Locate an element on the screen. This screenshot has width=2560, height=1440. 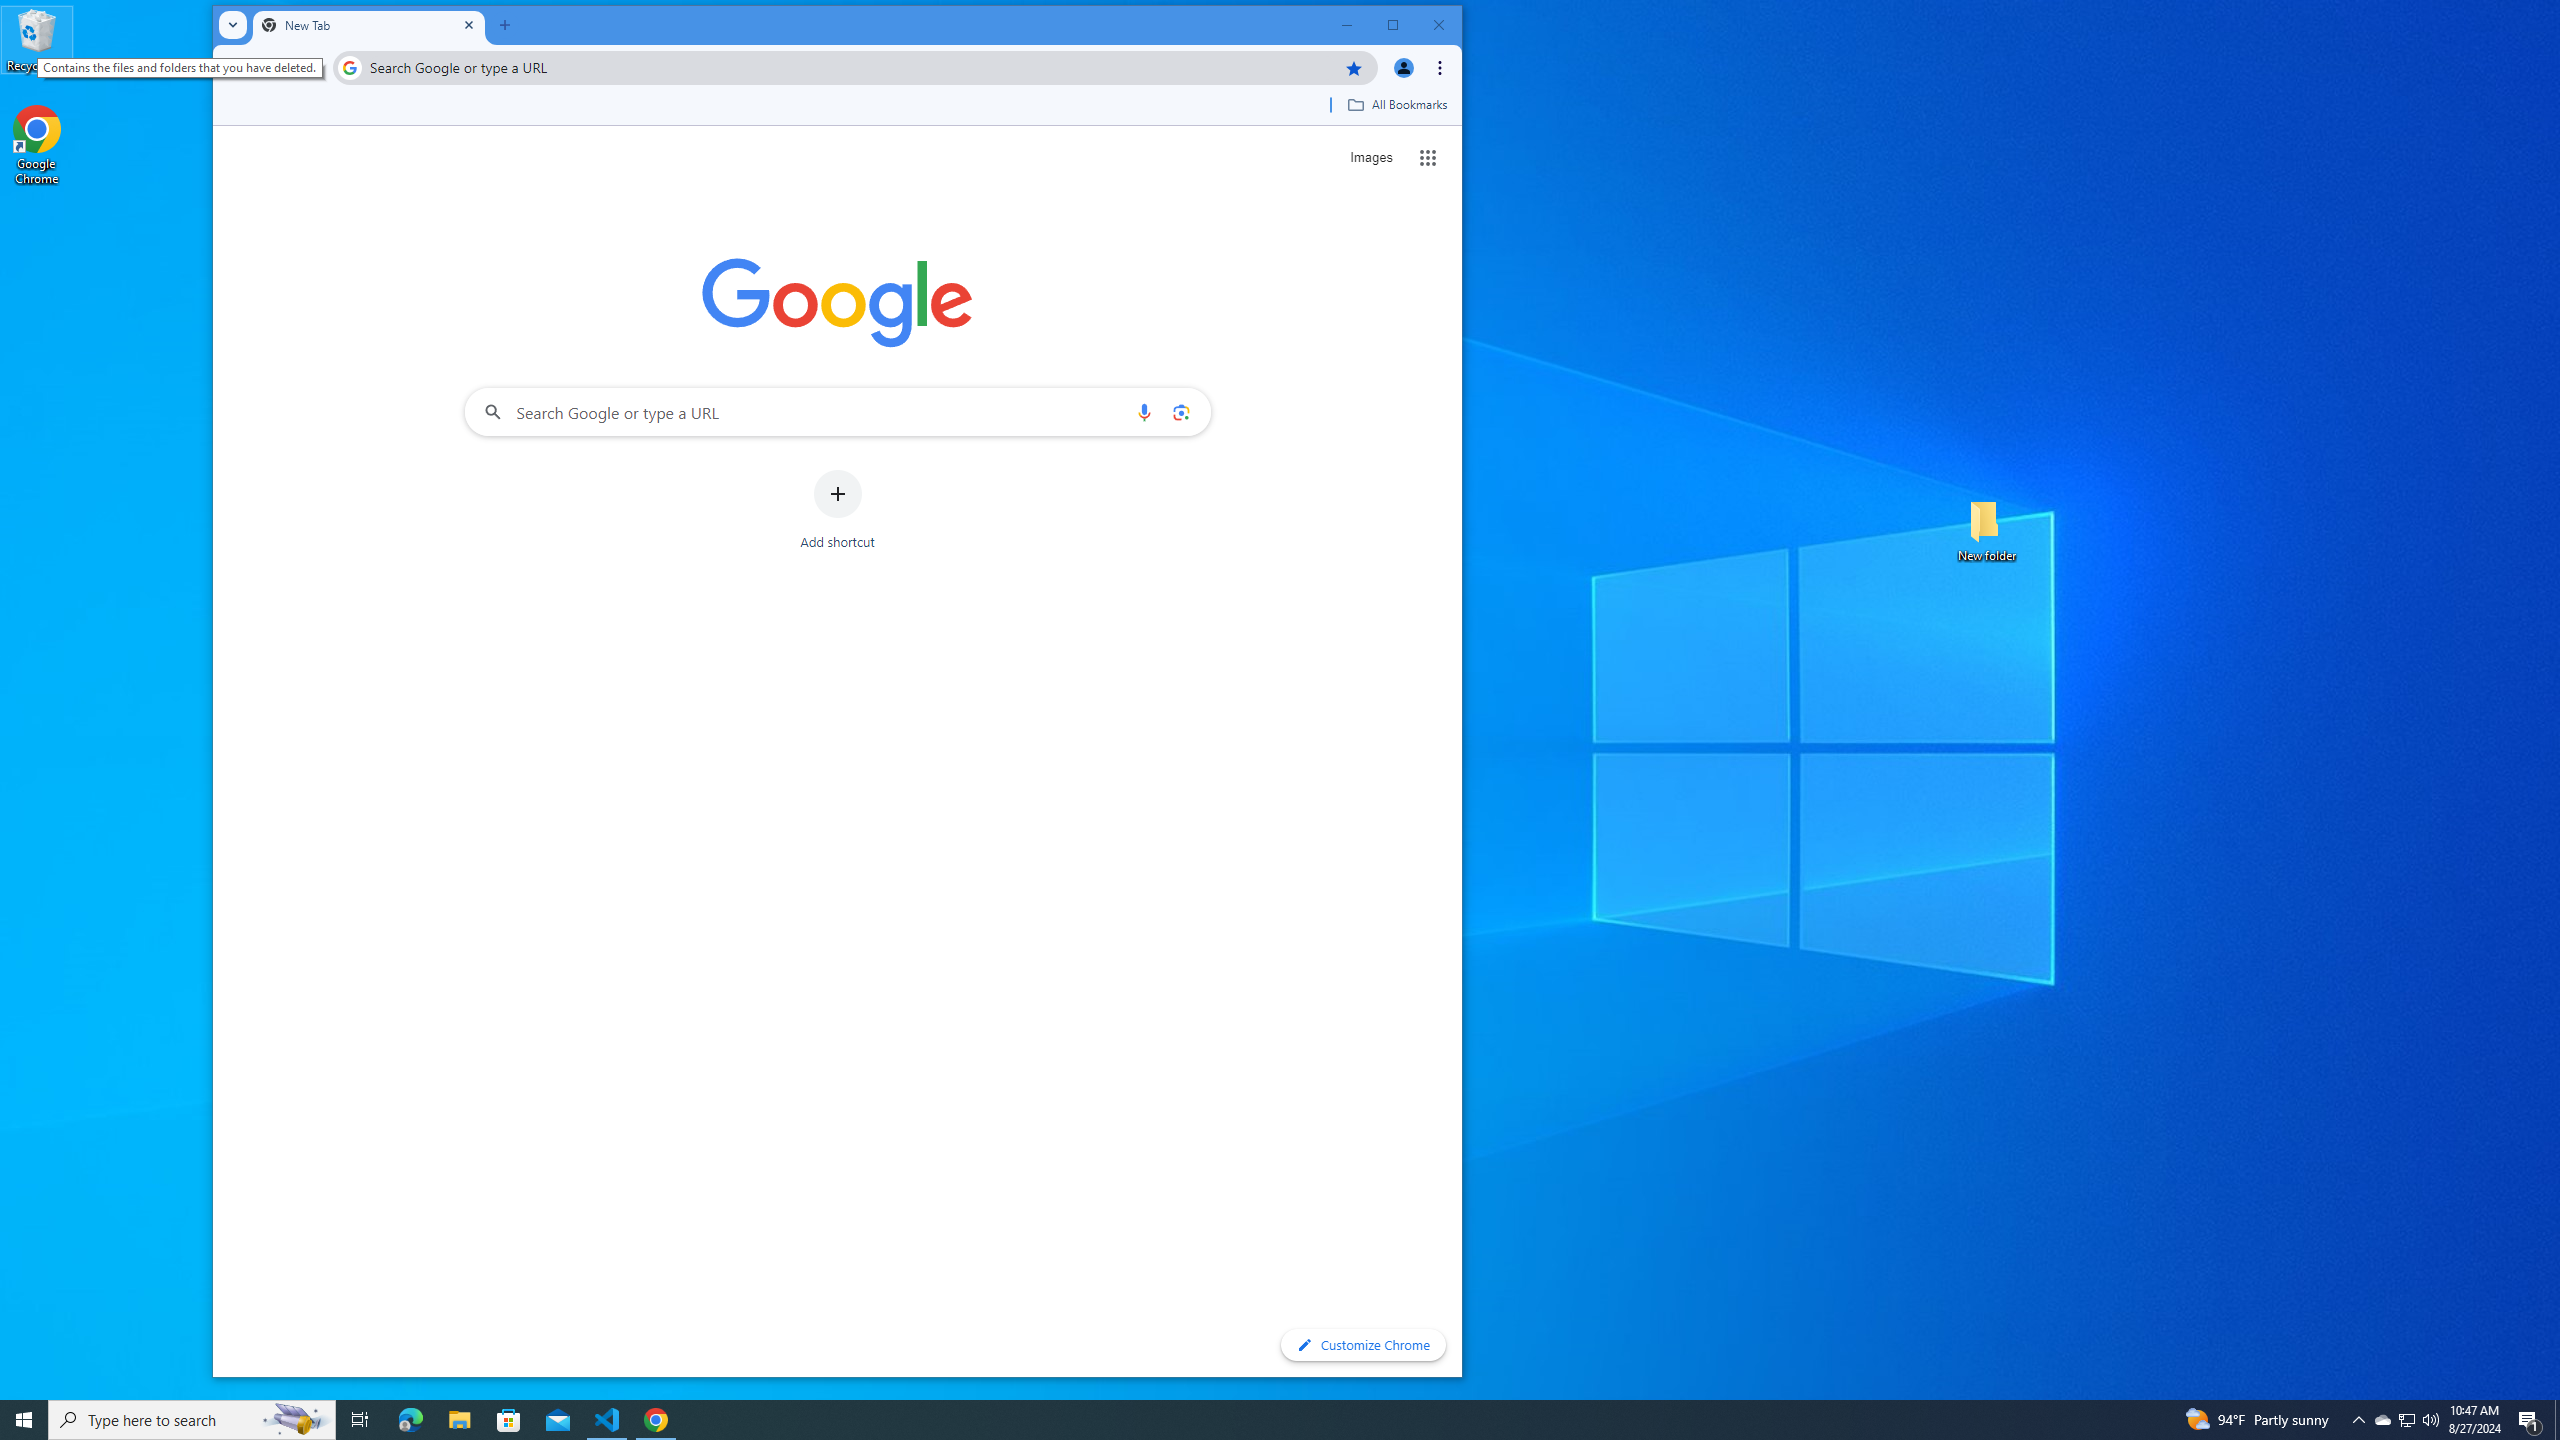
'Recycle Bin' is located at coordinates (36, 38).